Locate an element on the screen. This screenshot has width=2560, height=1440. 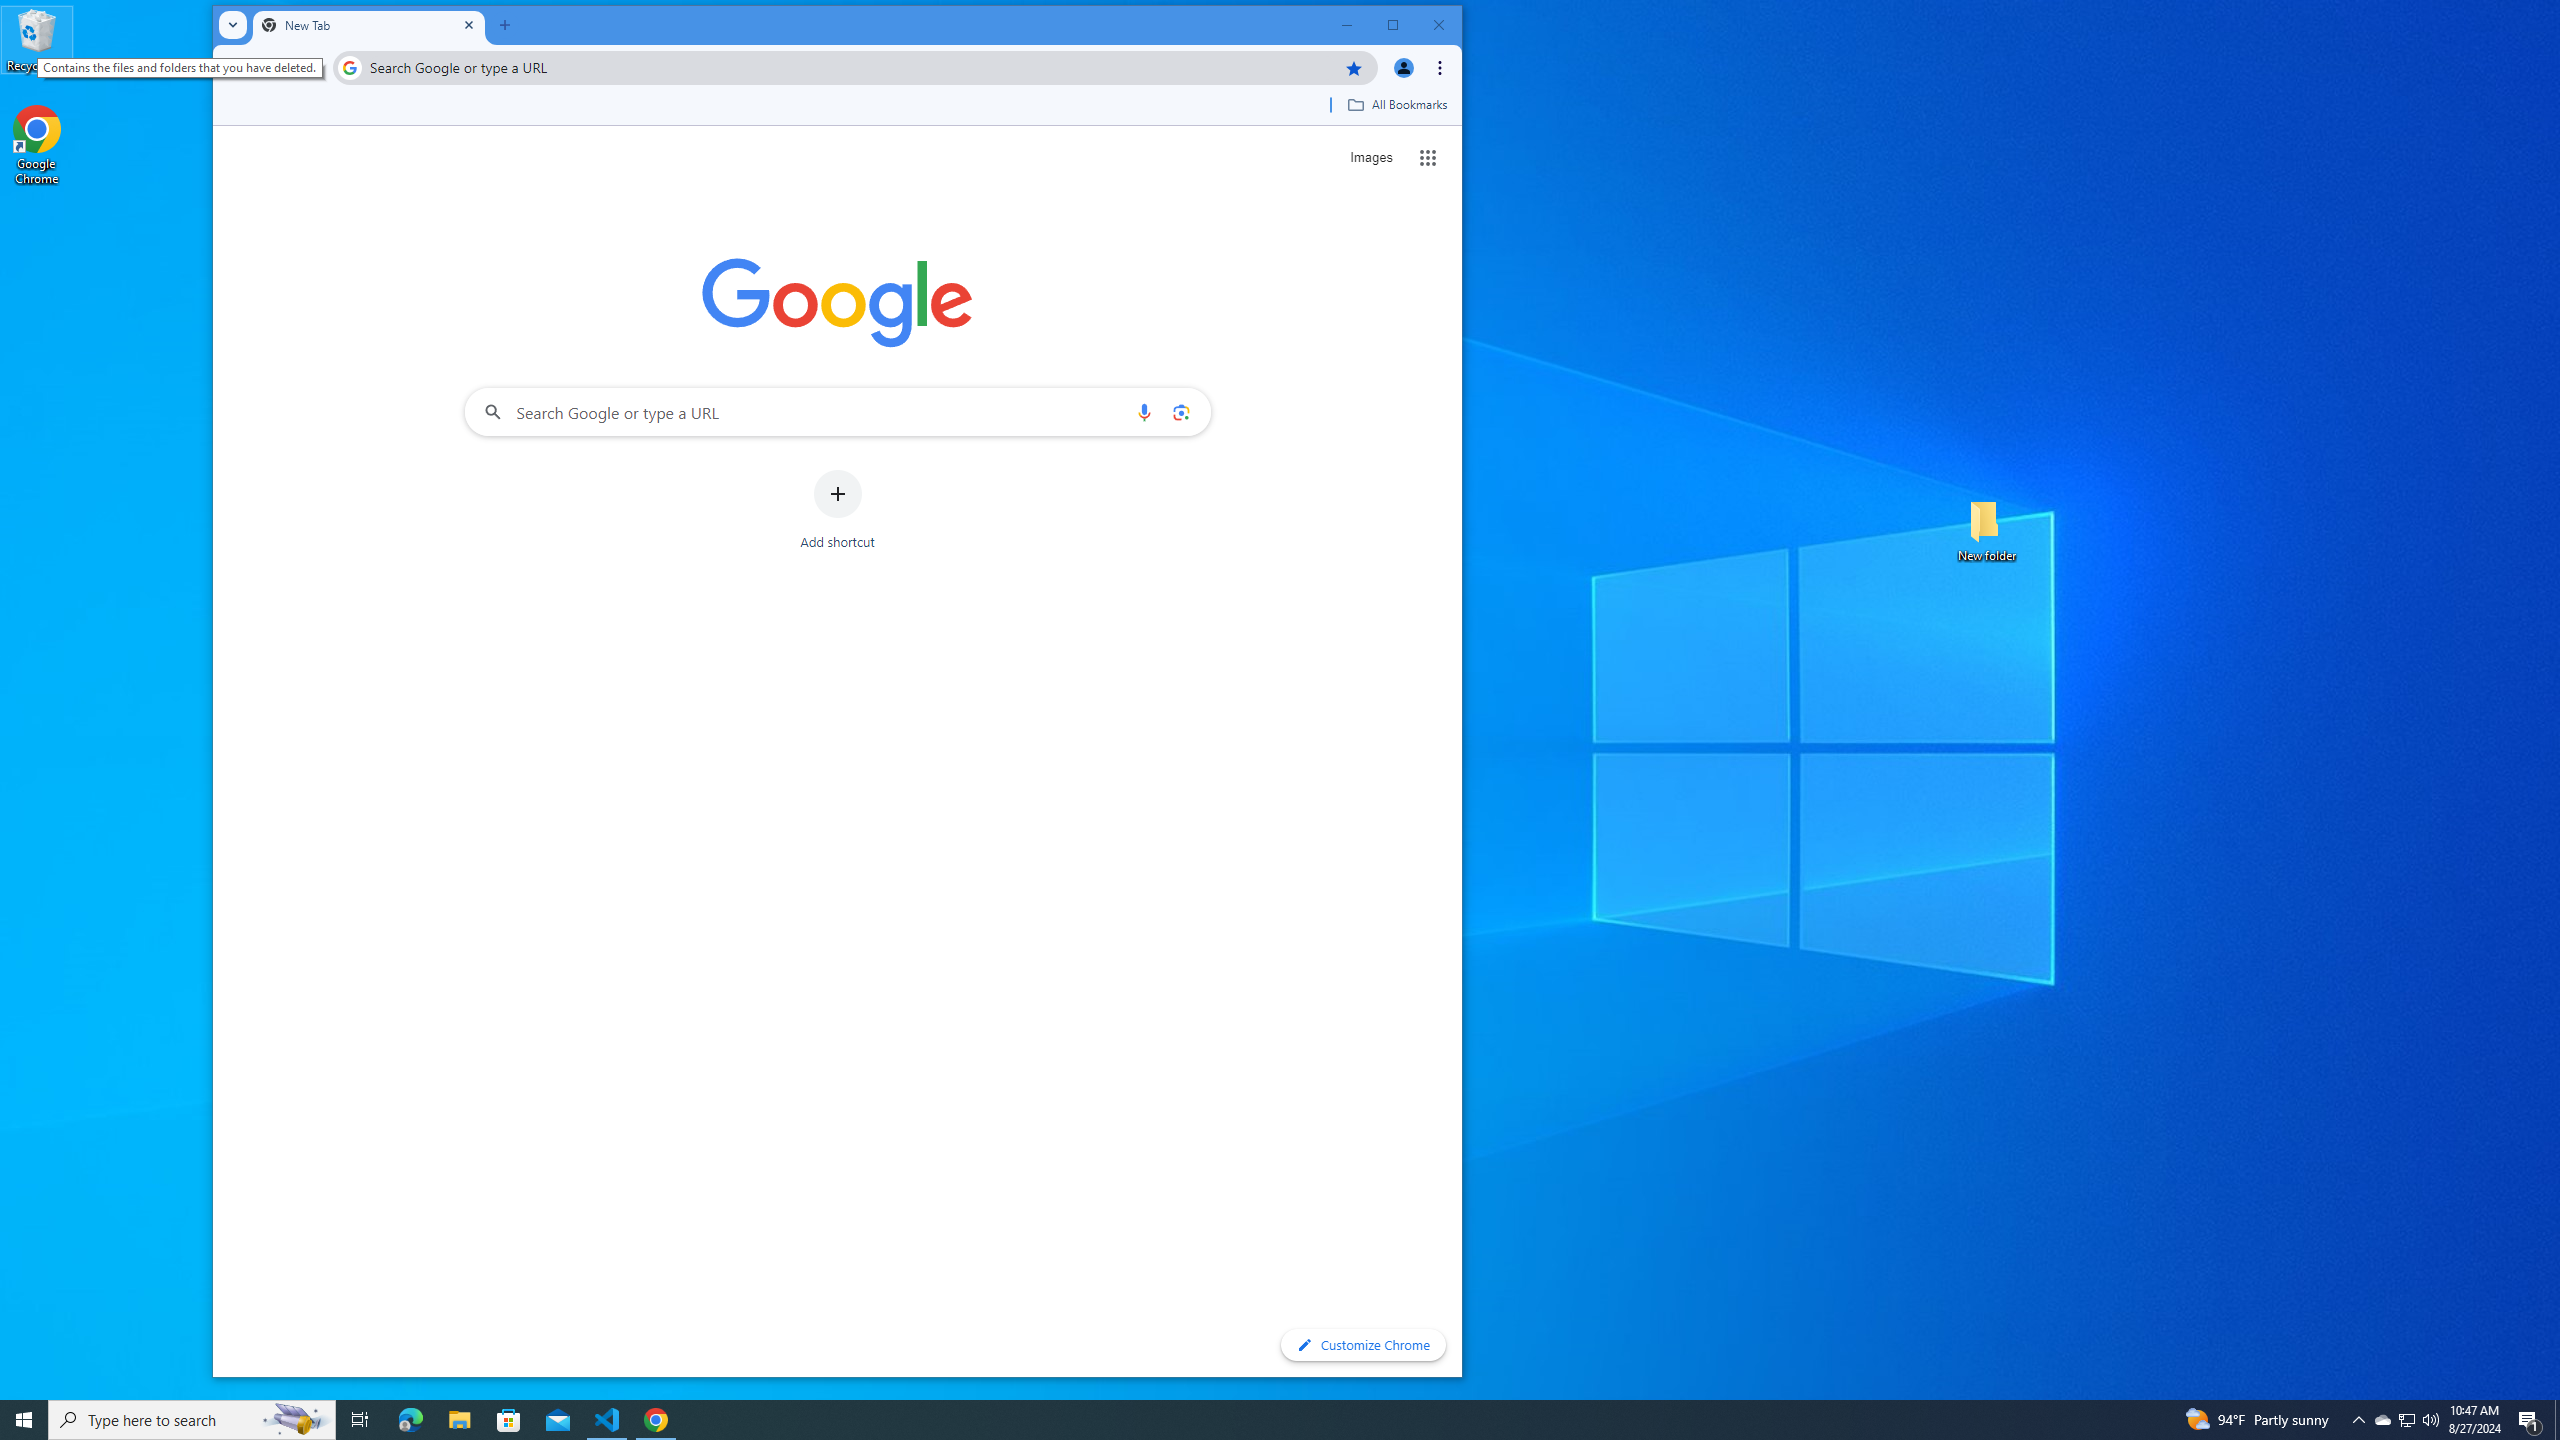
'Recycle Bin' is located at coordinates (36, 38).